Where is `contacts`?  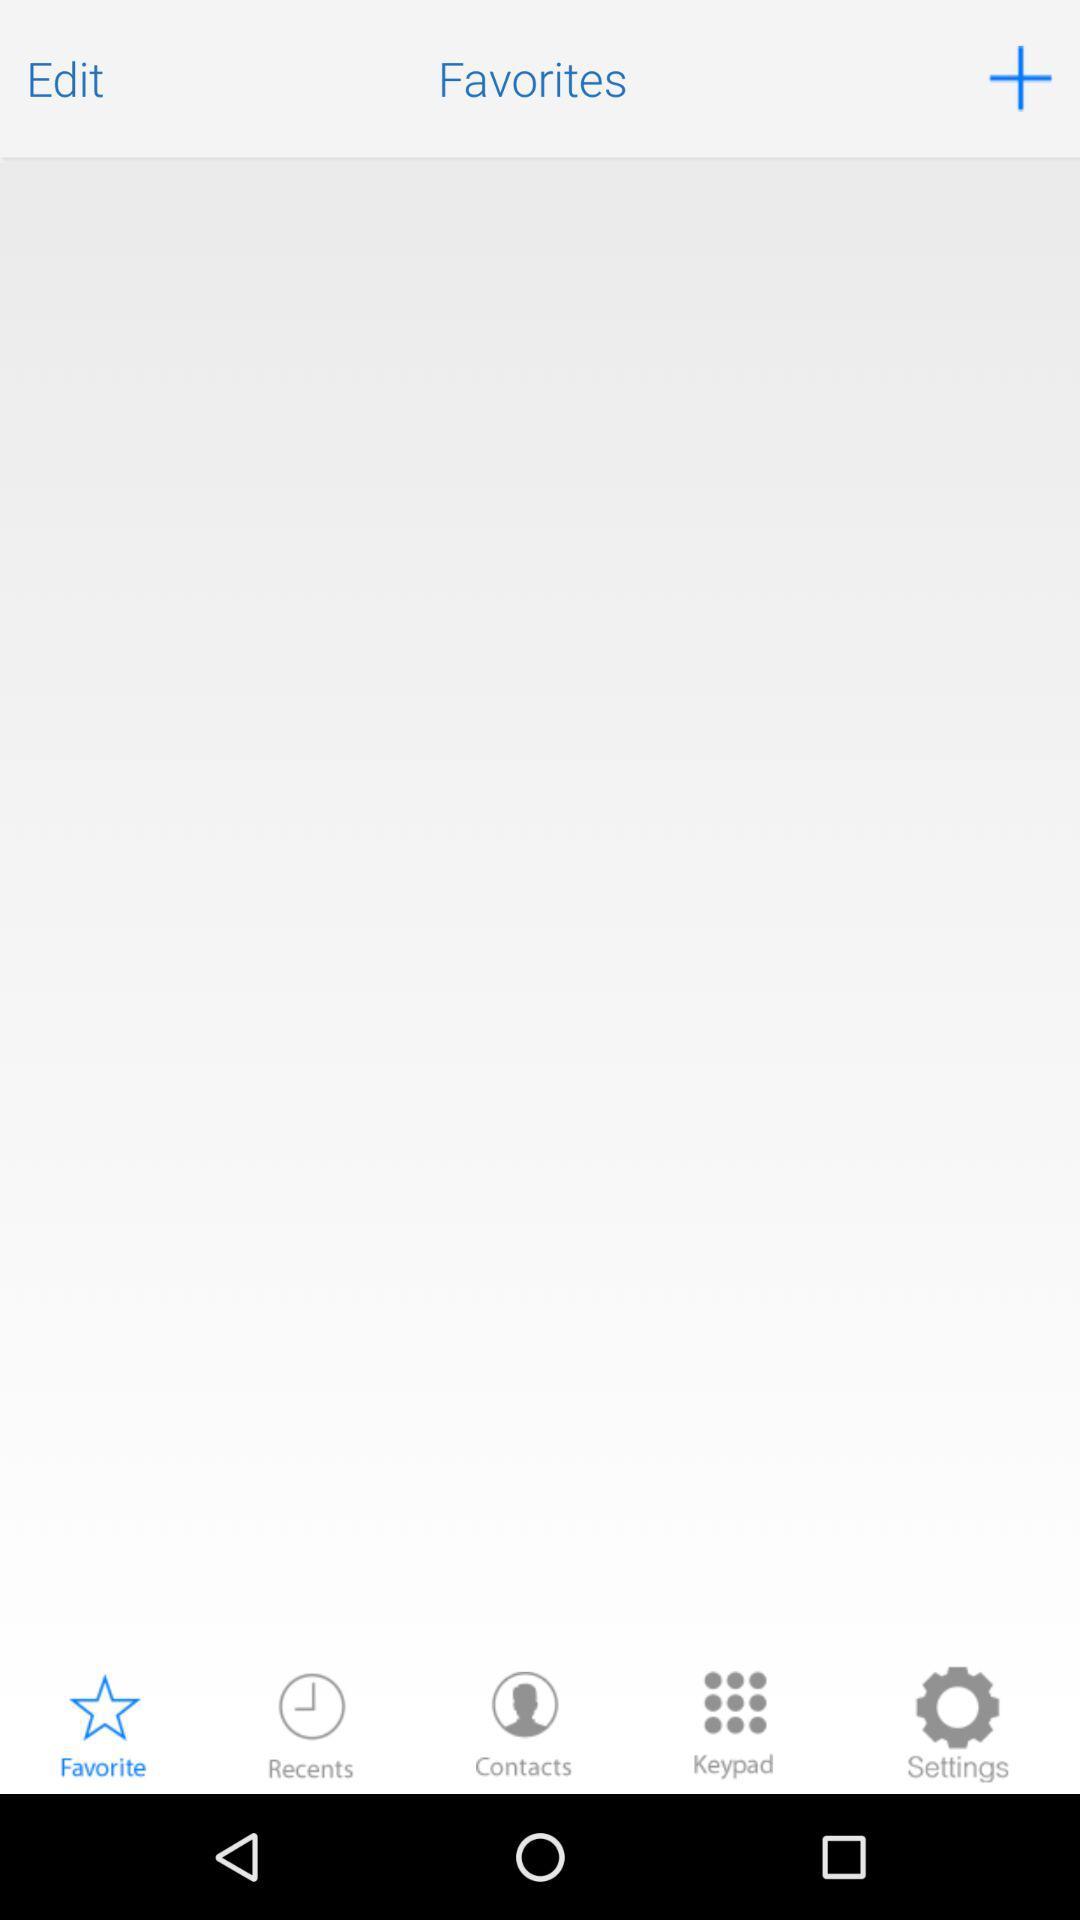
contacts is located at coordinates (523, 1723).